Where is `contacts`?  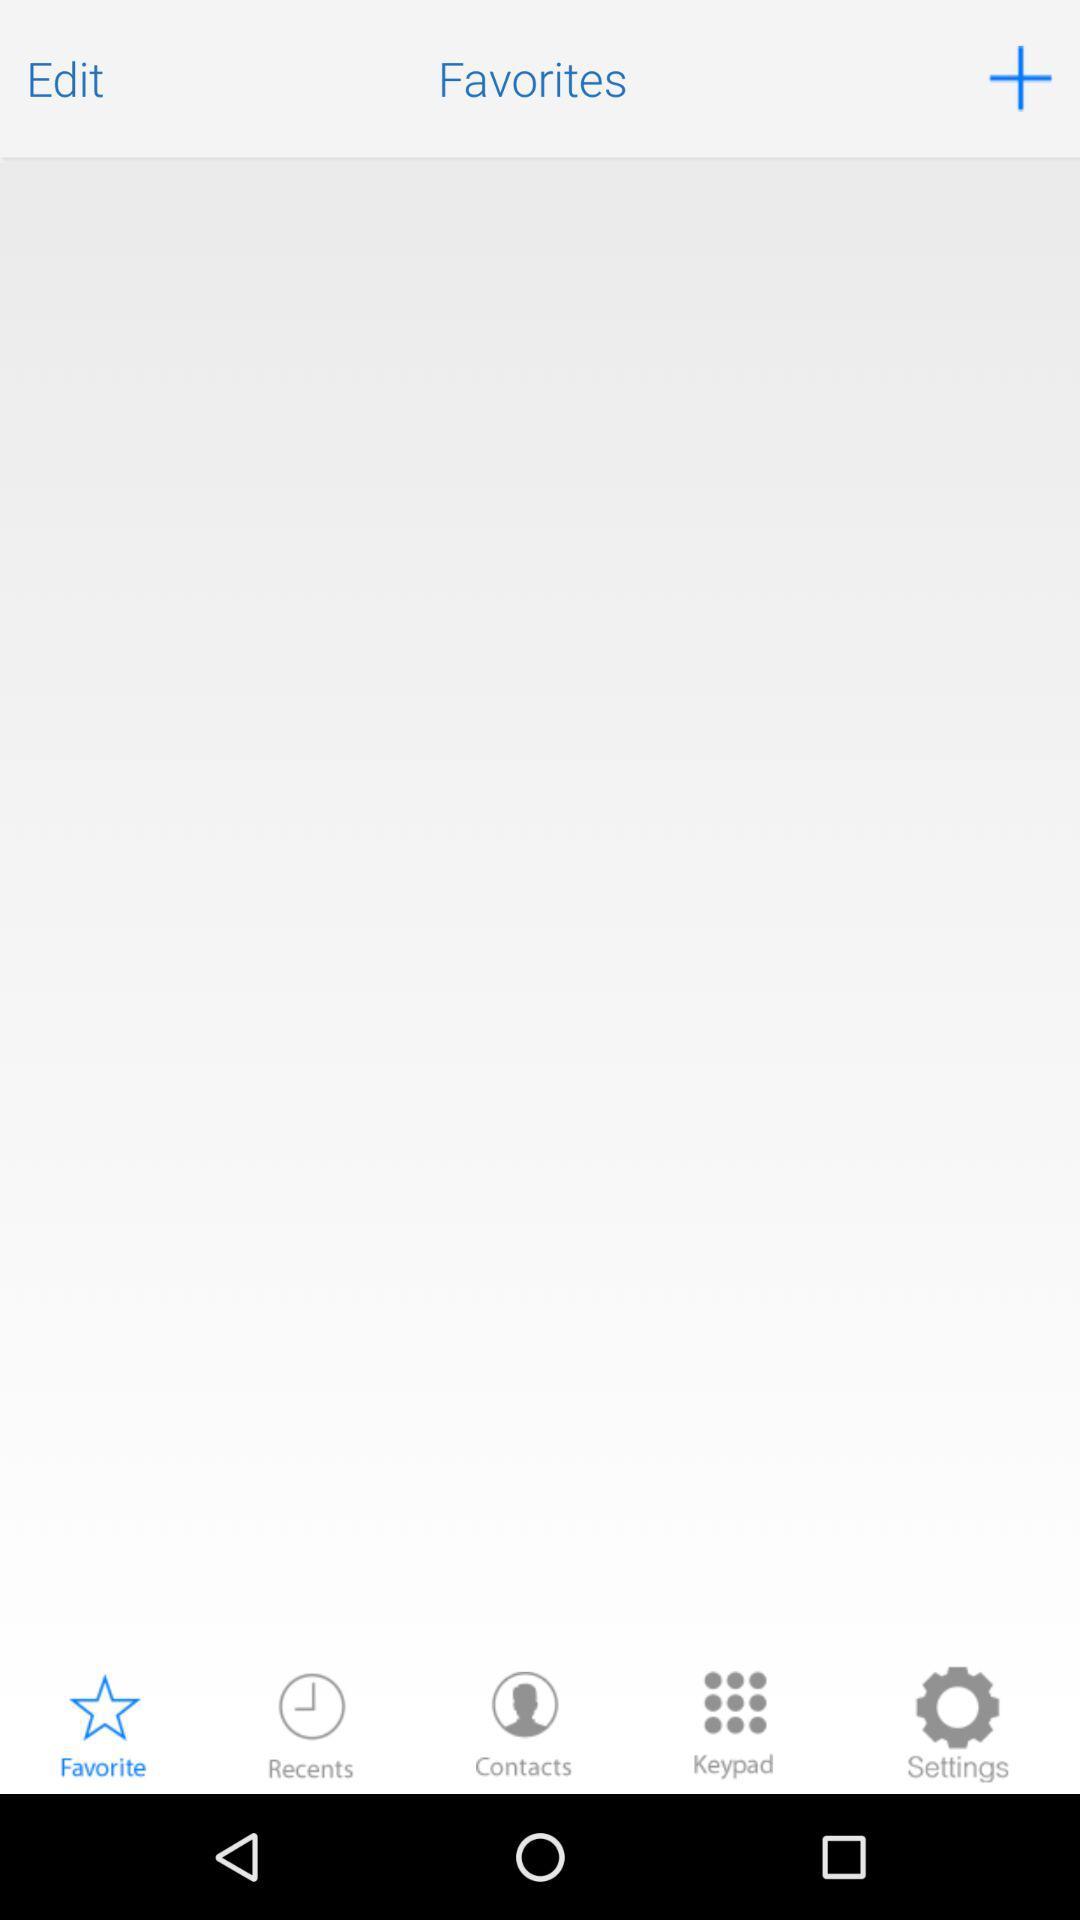
contacts is located at coordinates (523, 1723).